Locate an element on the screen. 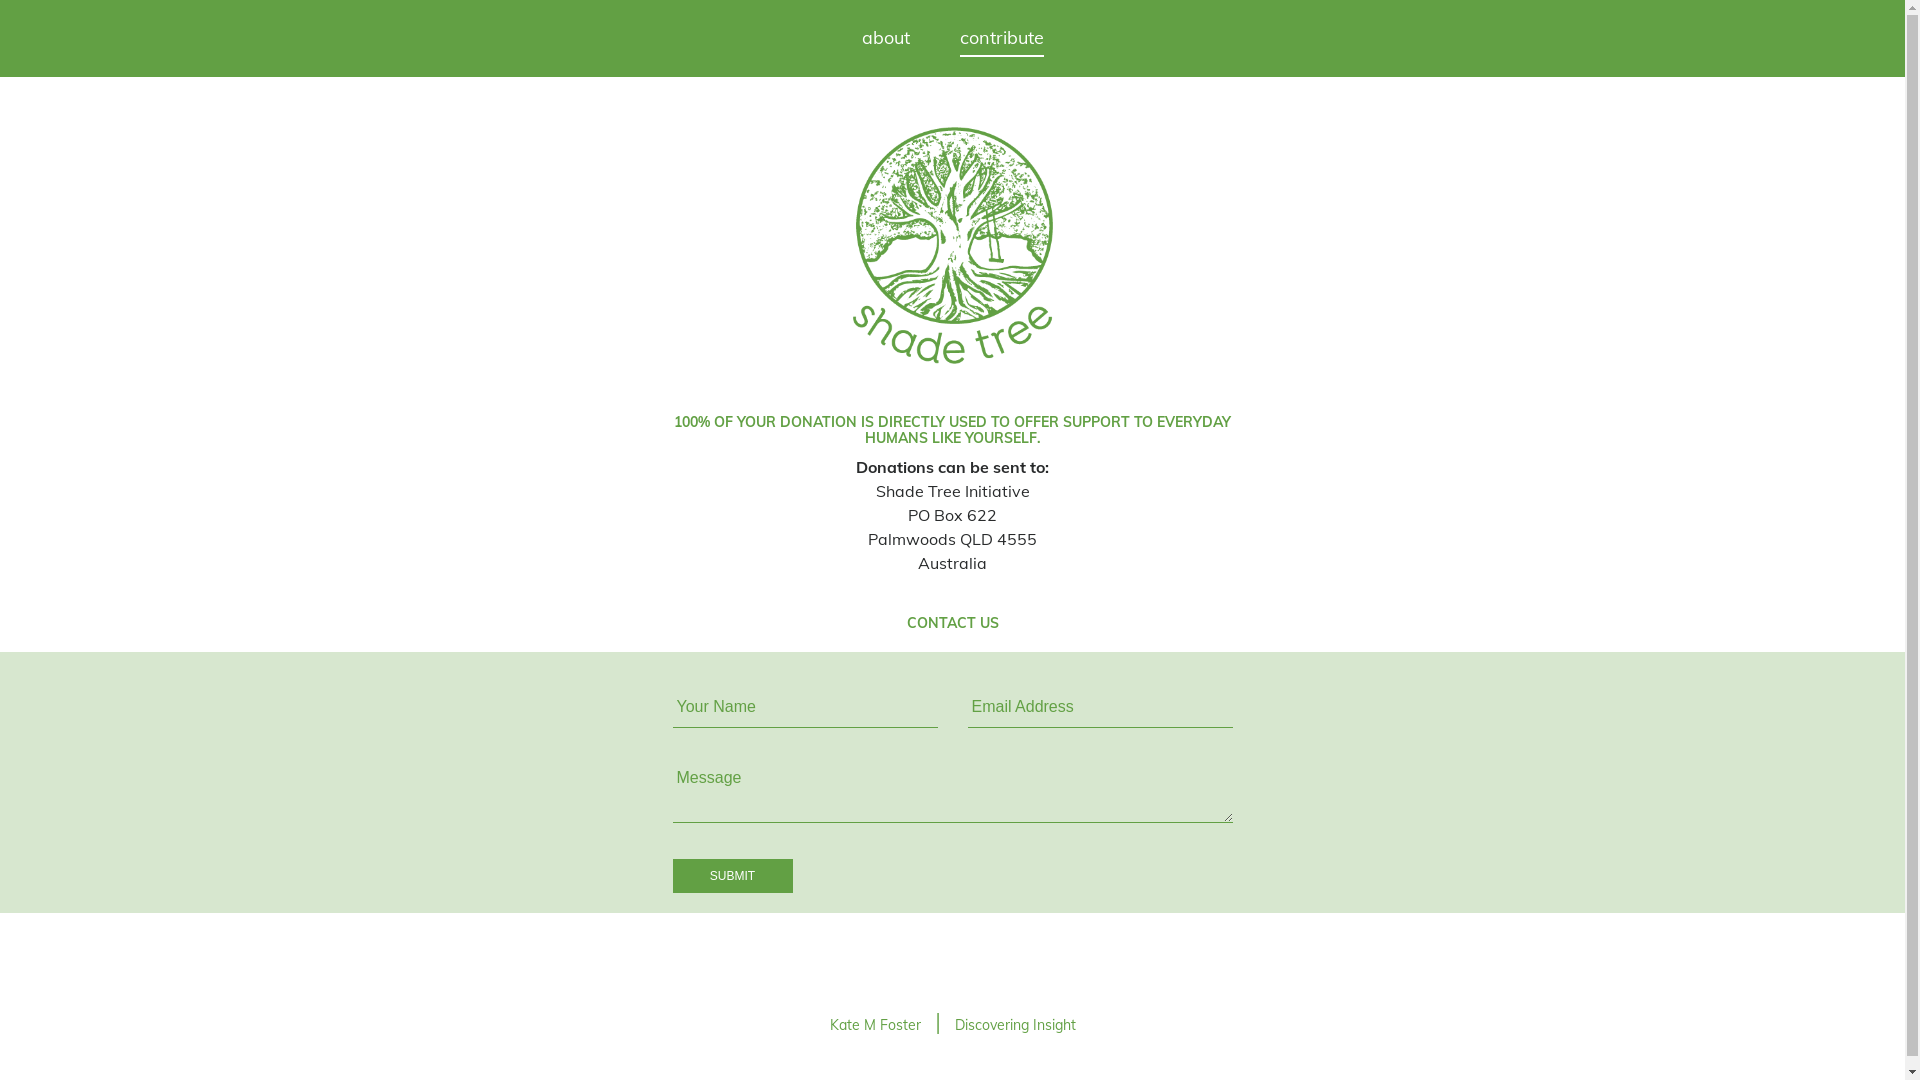 This screenshot has width=1920, height=1080. 'Discovering Insight' is located at coordinates (953, 1025).